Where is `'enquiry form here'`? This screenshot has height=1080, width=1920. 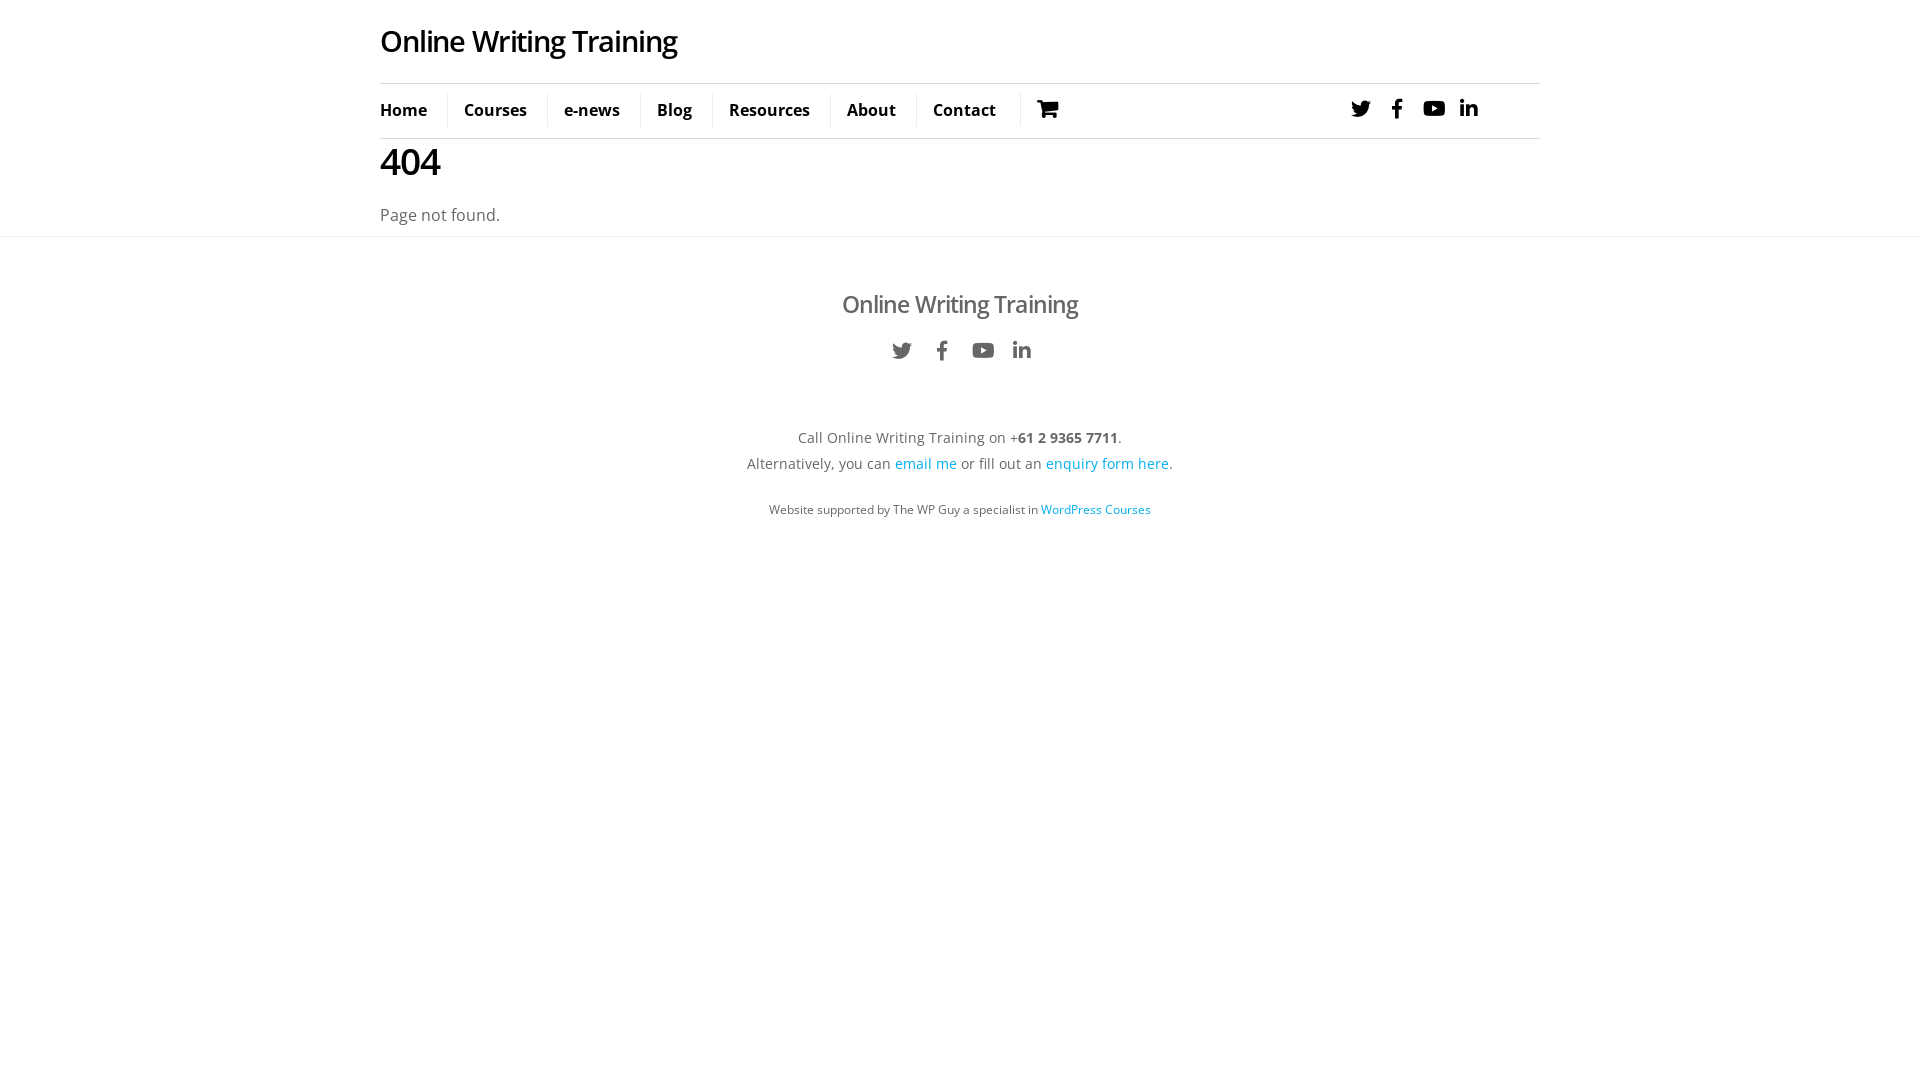 'enquiry form here' is located at coordinates (1106, 463).